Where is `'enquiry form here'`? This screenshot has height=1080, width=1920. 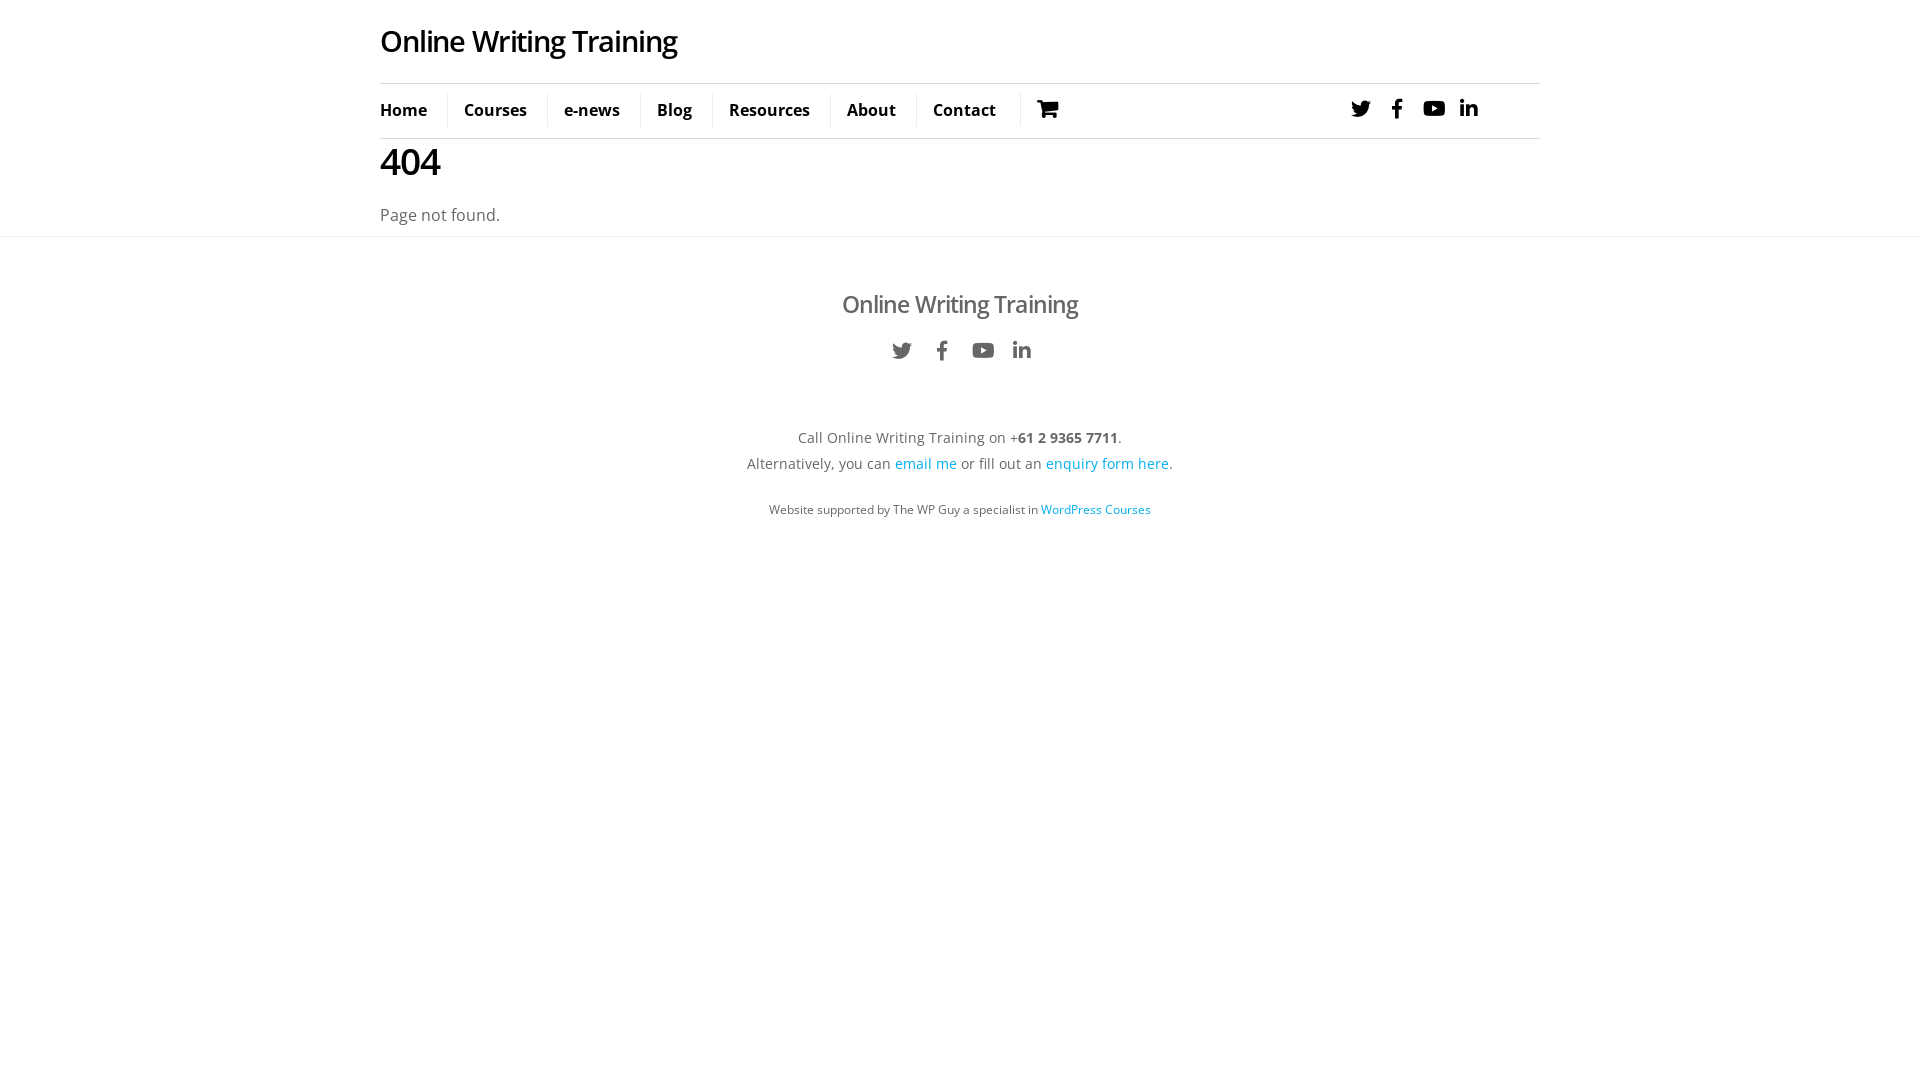 'enquiry form here' is located at coordinates (1106, 463).